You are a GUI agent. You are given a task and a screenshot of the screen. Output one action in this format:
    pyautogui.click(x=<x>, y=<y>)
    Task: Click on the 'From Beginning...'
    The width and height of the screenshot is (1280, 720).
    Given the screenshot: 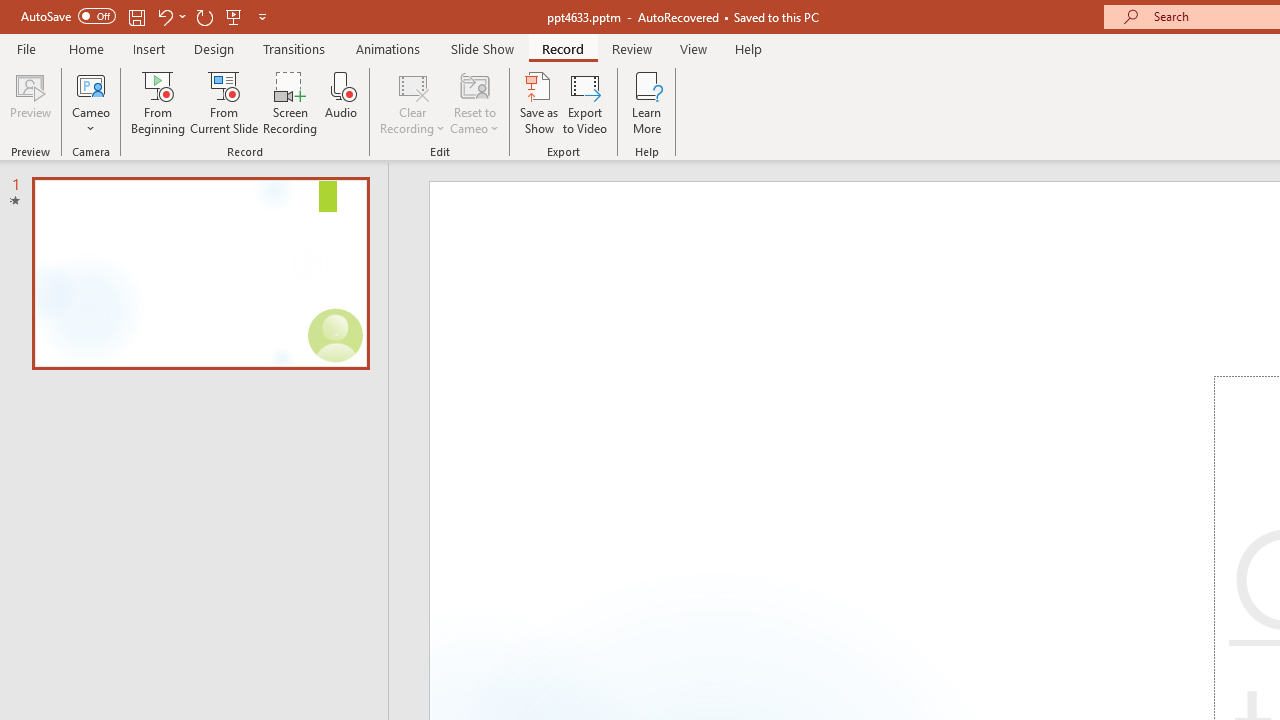 What is the action you would take?
    pyautogui.click(x=157, y=103)
    